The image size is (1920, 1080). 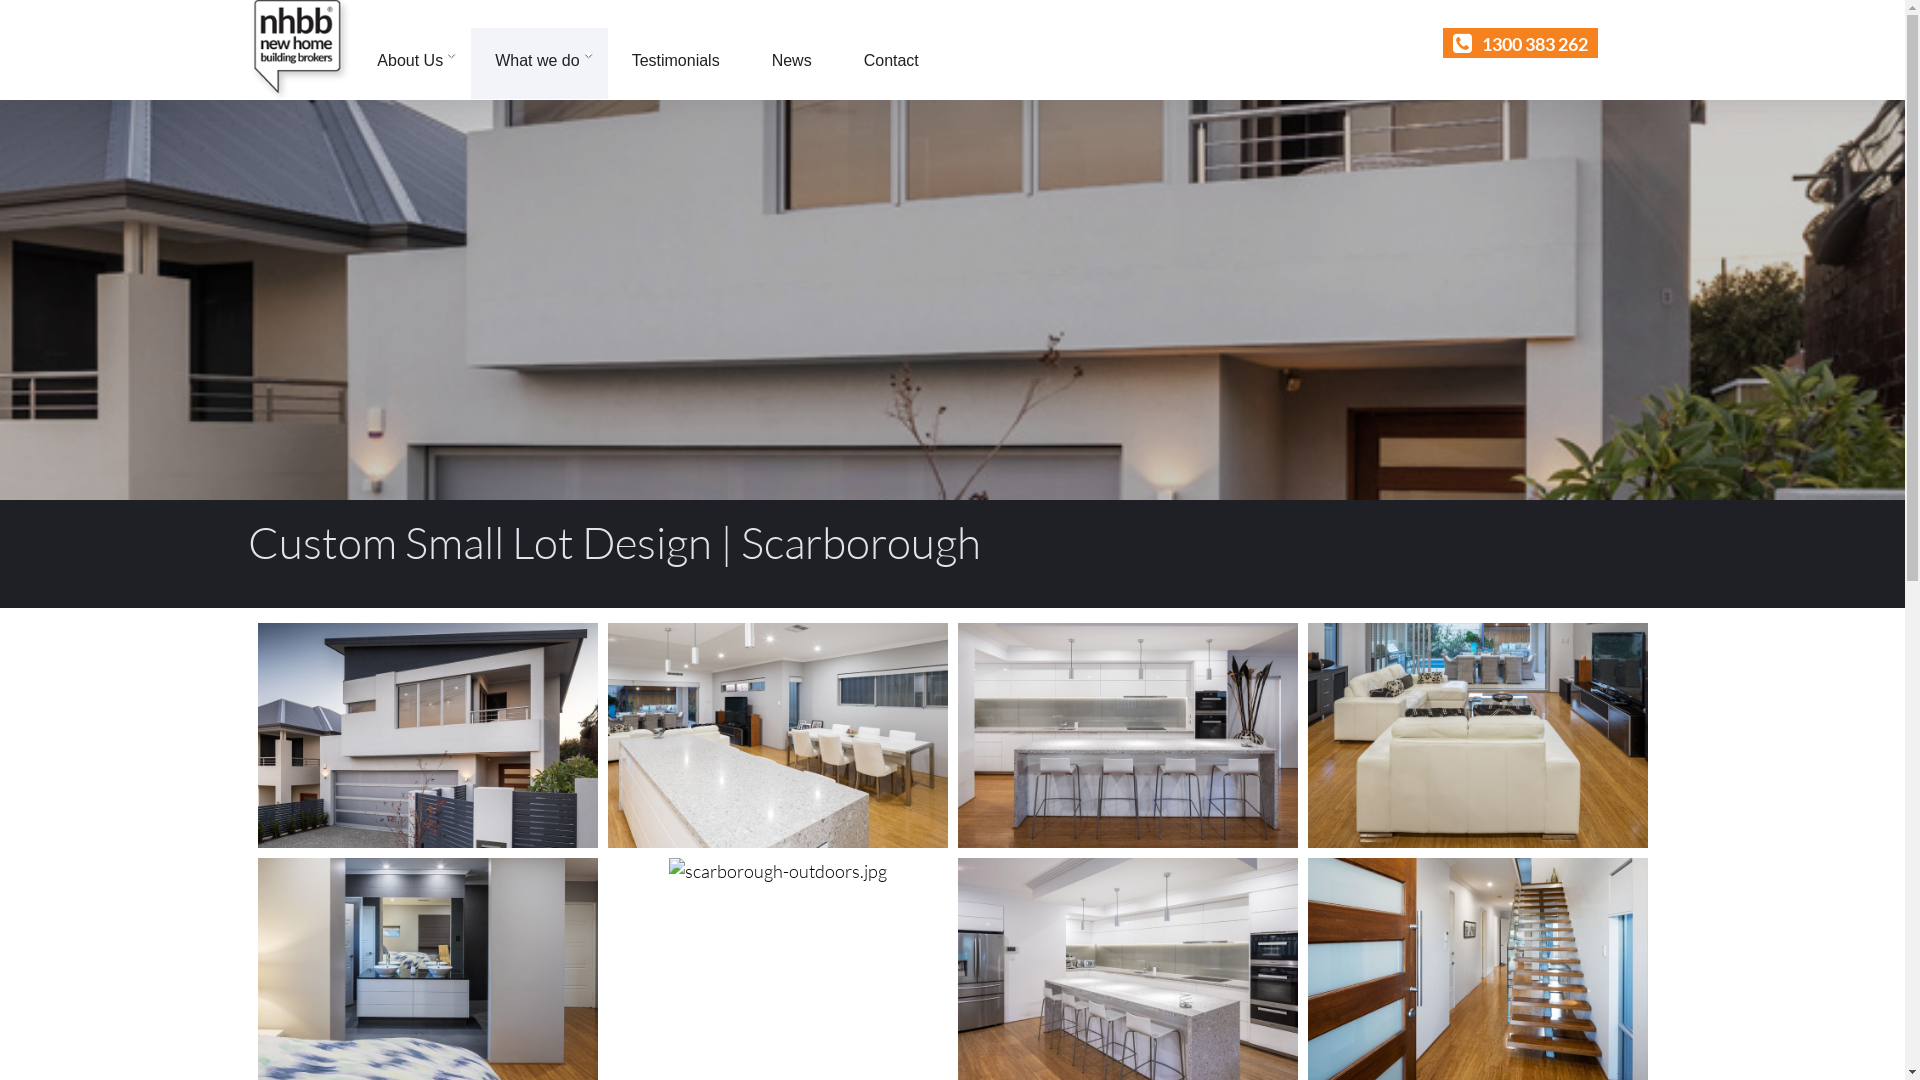 I want to click on 'What we do', so click(x=469, y=62).